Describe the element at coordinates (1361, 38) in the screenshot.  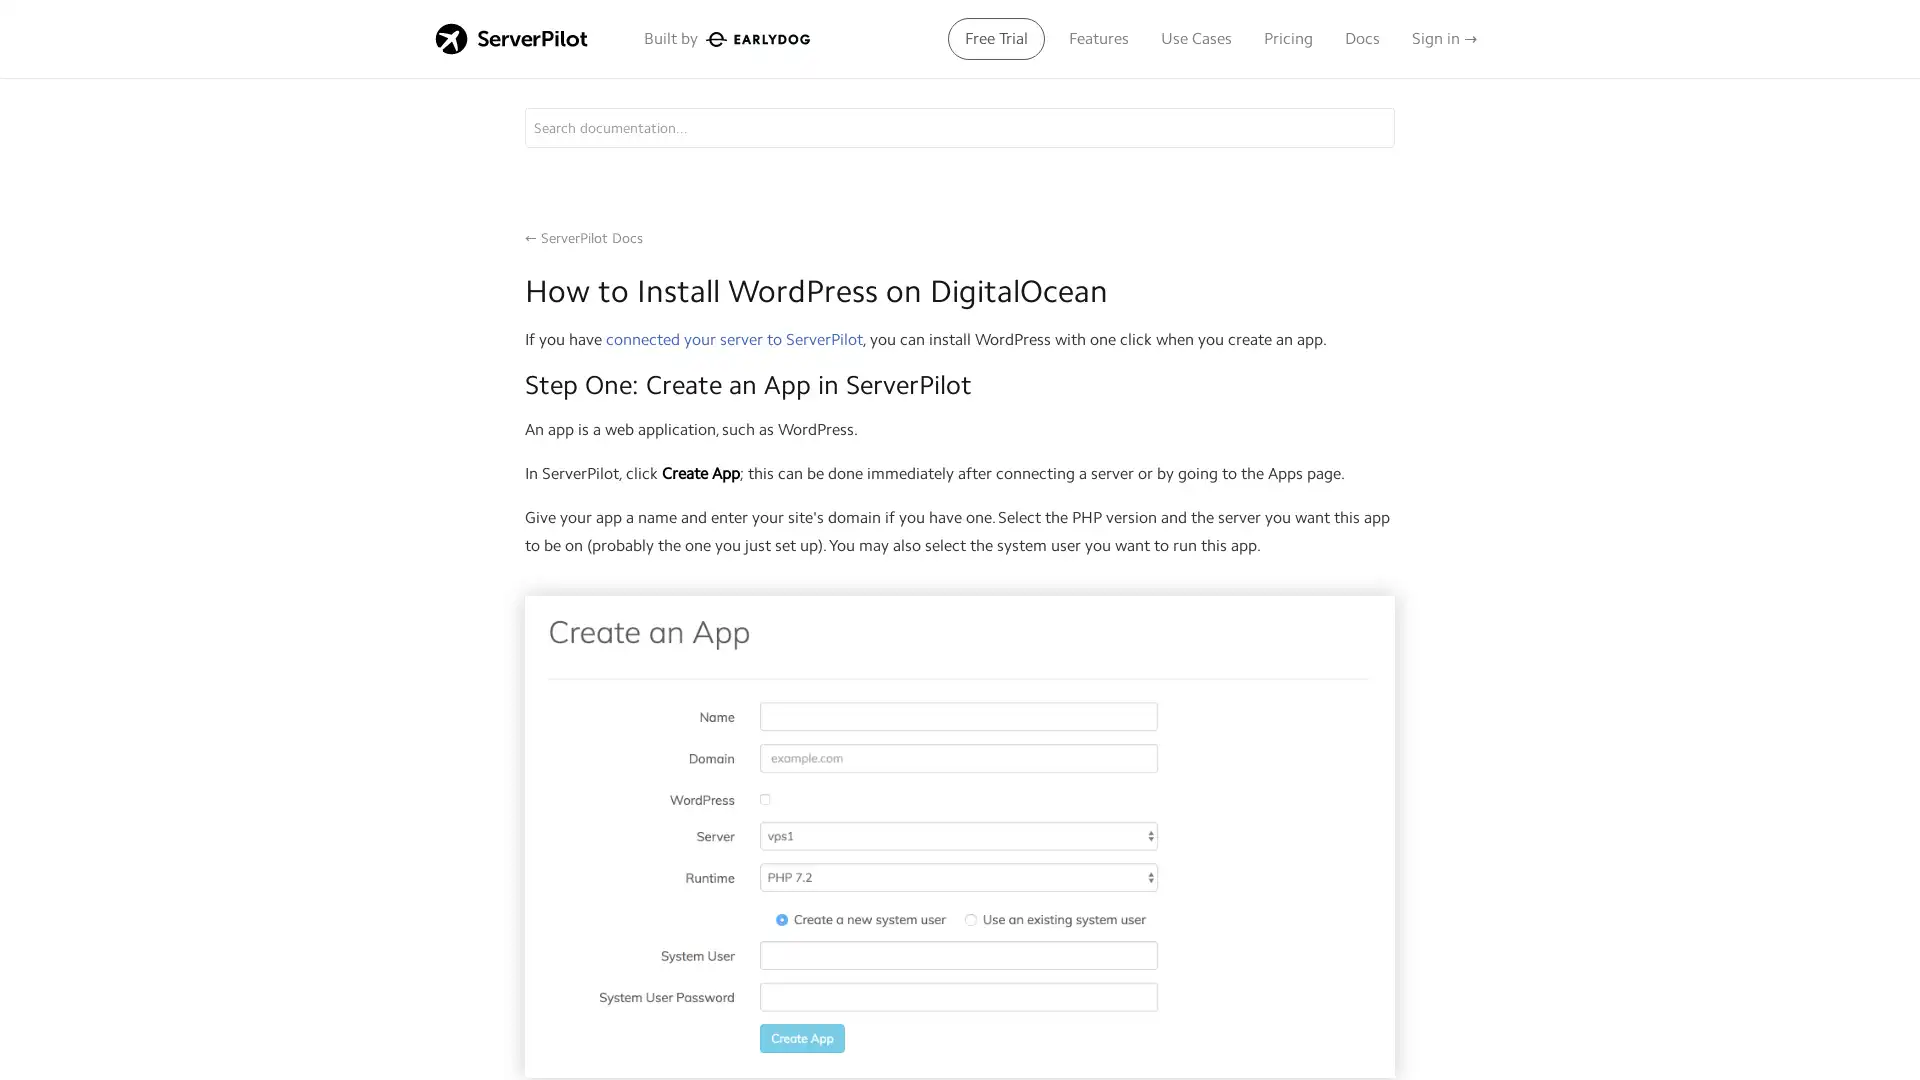
I see `Docs` at that location.